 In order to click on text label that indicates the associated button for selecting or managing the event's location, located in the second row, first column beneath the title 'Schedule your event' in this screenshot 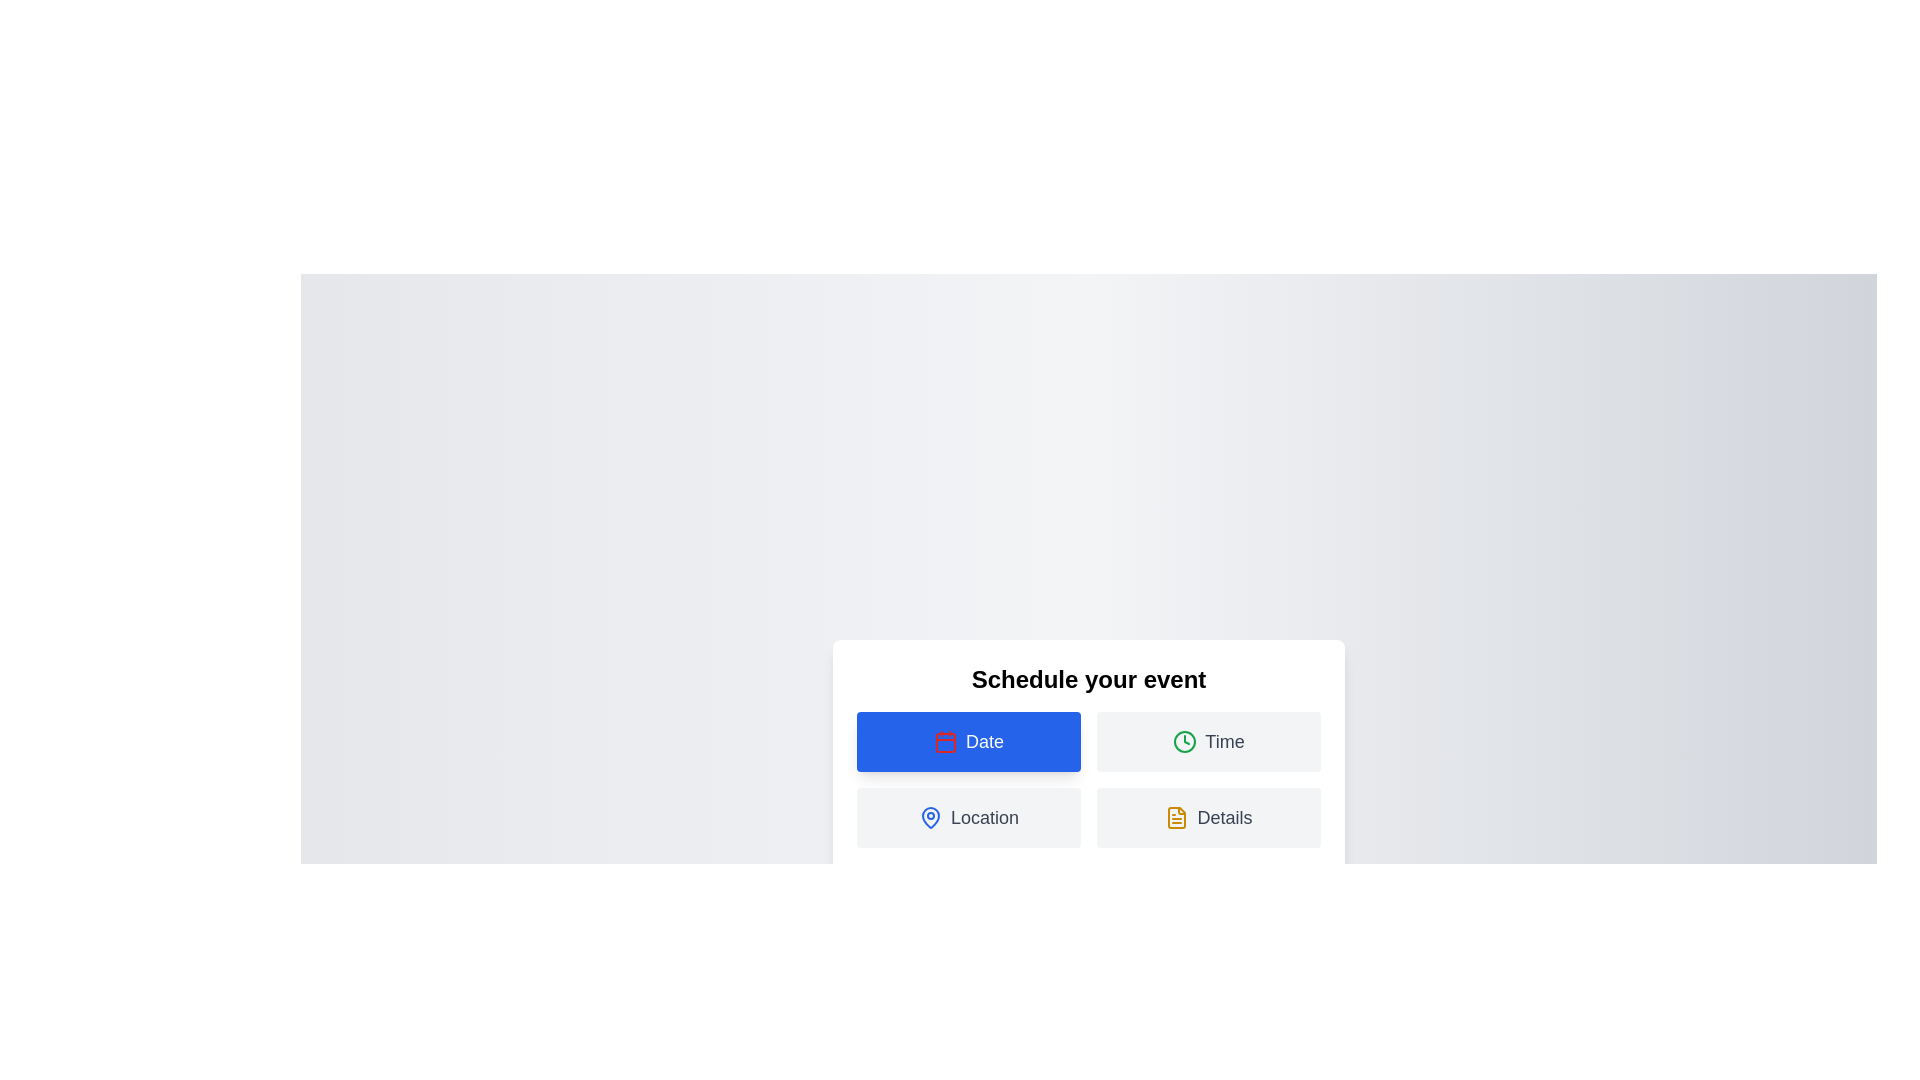, I will do `click(984, 817)`.